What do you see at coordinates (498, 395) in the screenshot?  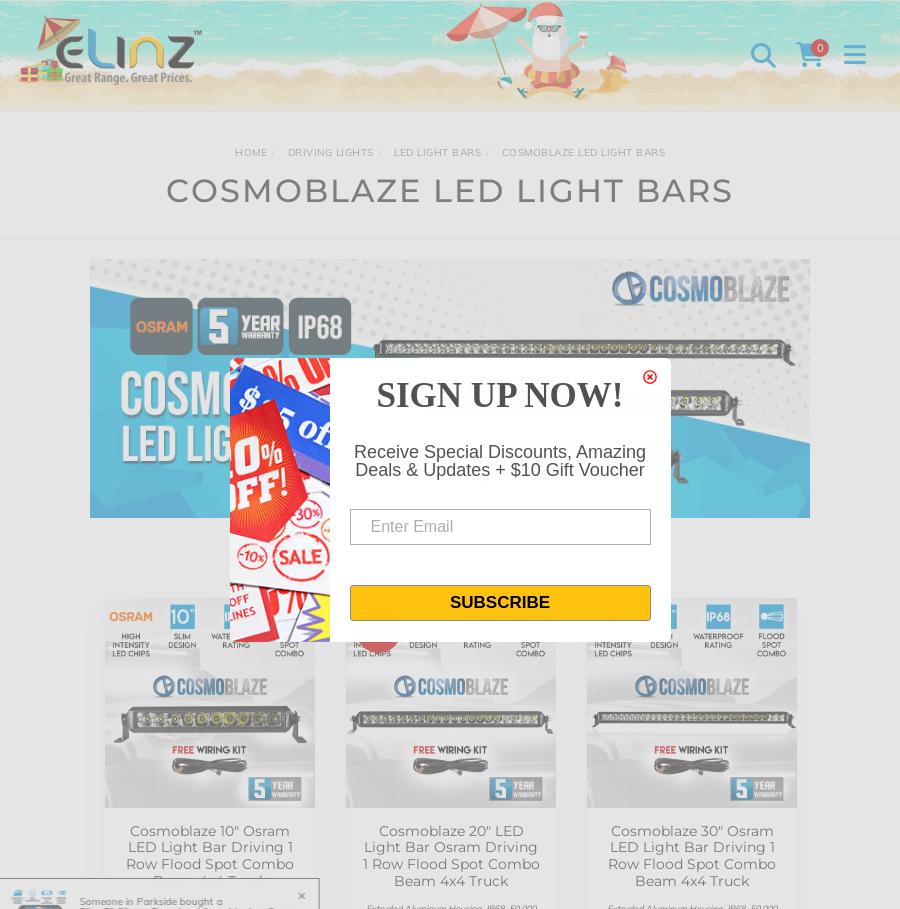 I see `'SIGN UP NOW!'` at bounding box center [498, 395].